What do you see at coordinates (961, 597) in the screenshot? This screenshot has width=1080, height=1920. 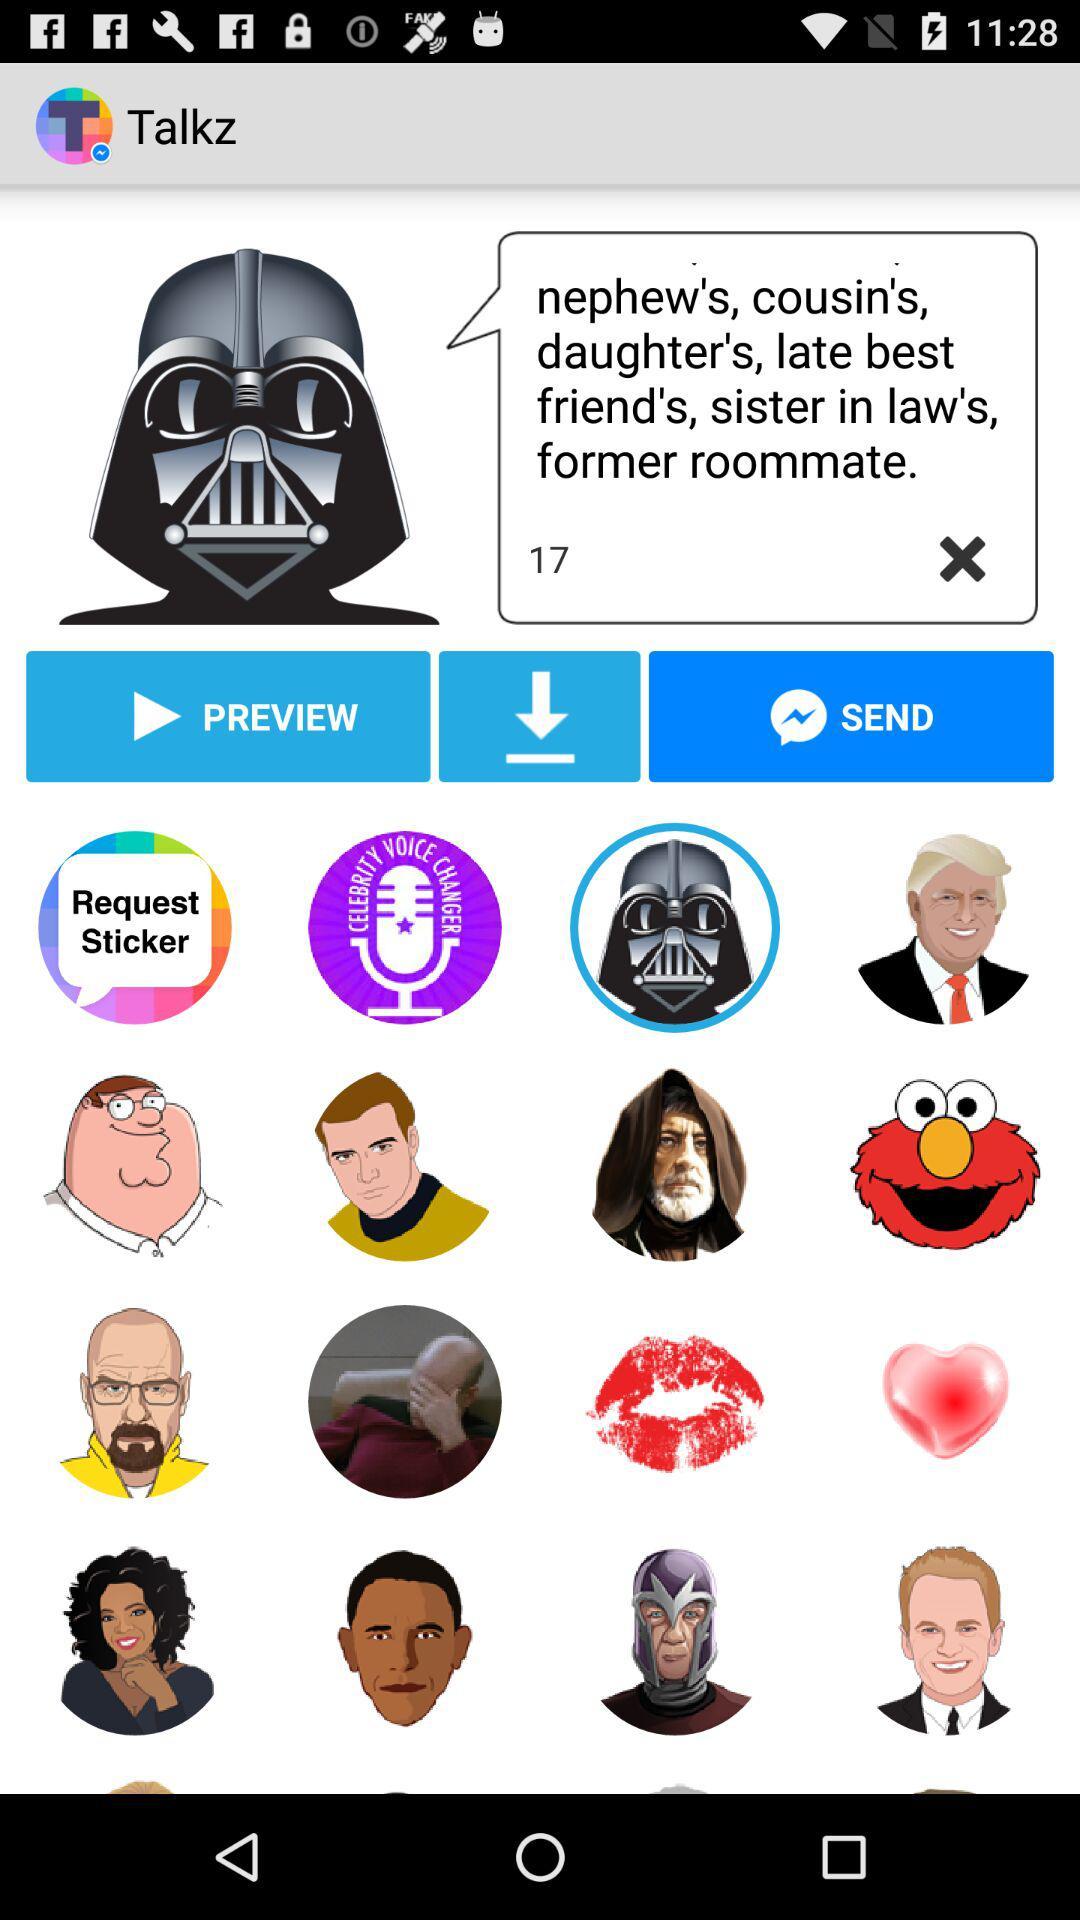 I see `the close icon` at bounding box center [961, 597].